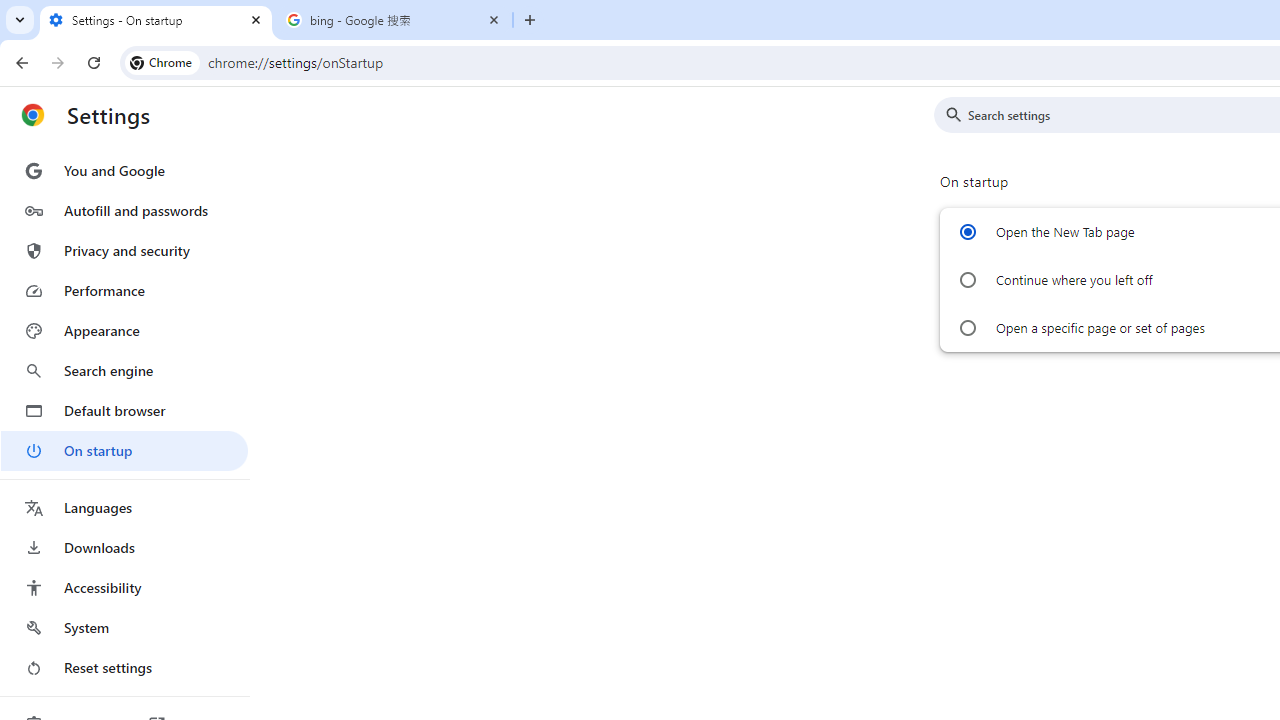 This screenshot has width=1280, height=720. I want to click on 'Default browser', so click(123, 410).